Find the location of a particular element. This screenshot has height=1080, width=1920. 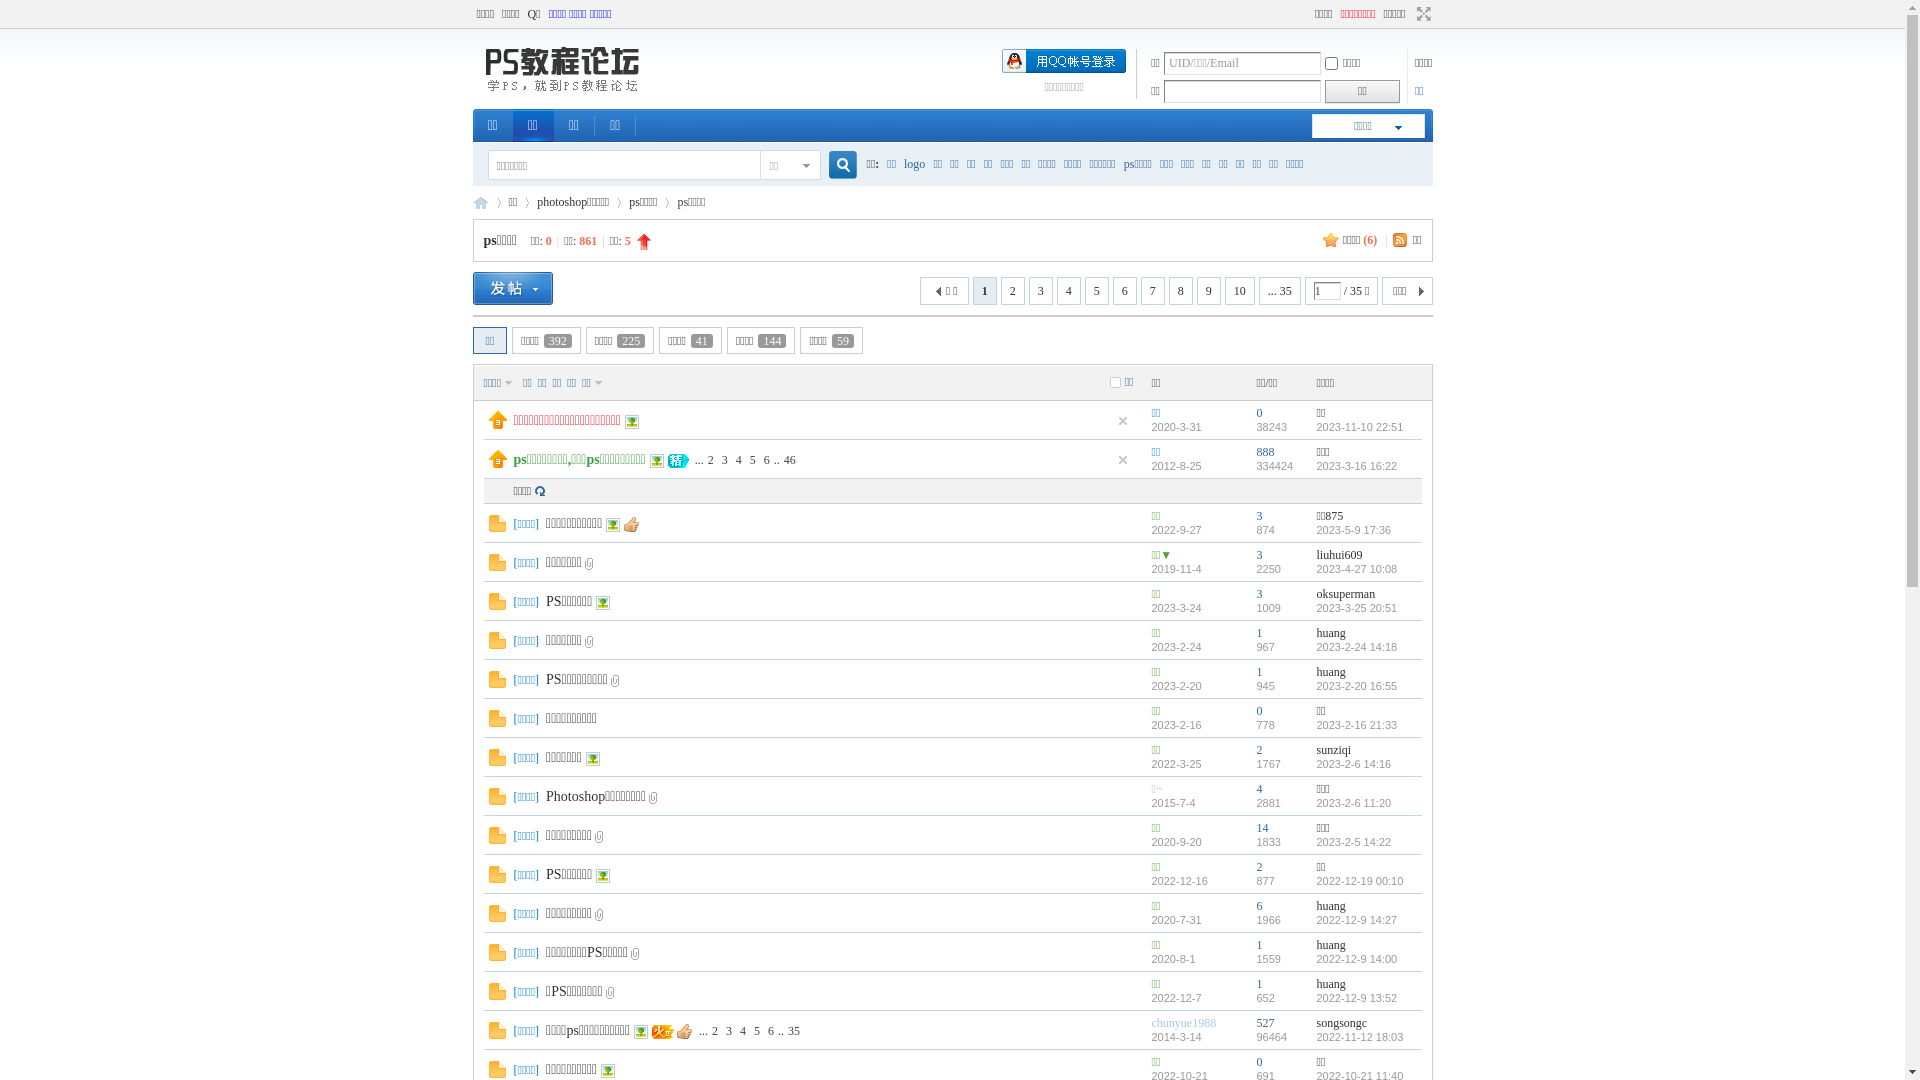

'chunyue1988' is located at coordinates (1152, 1022).